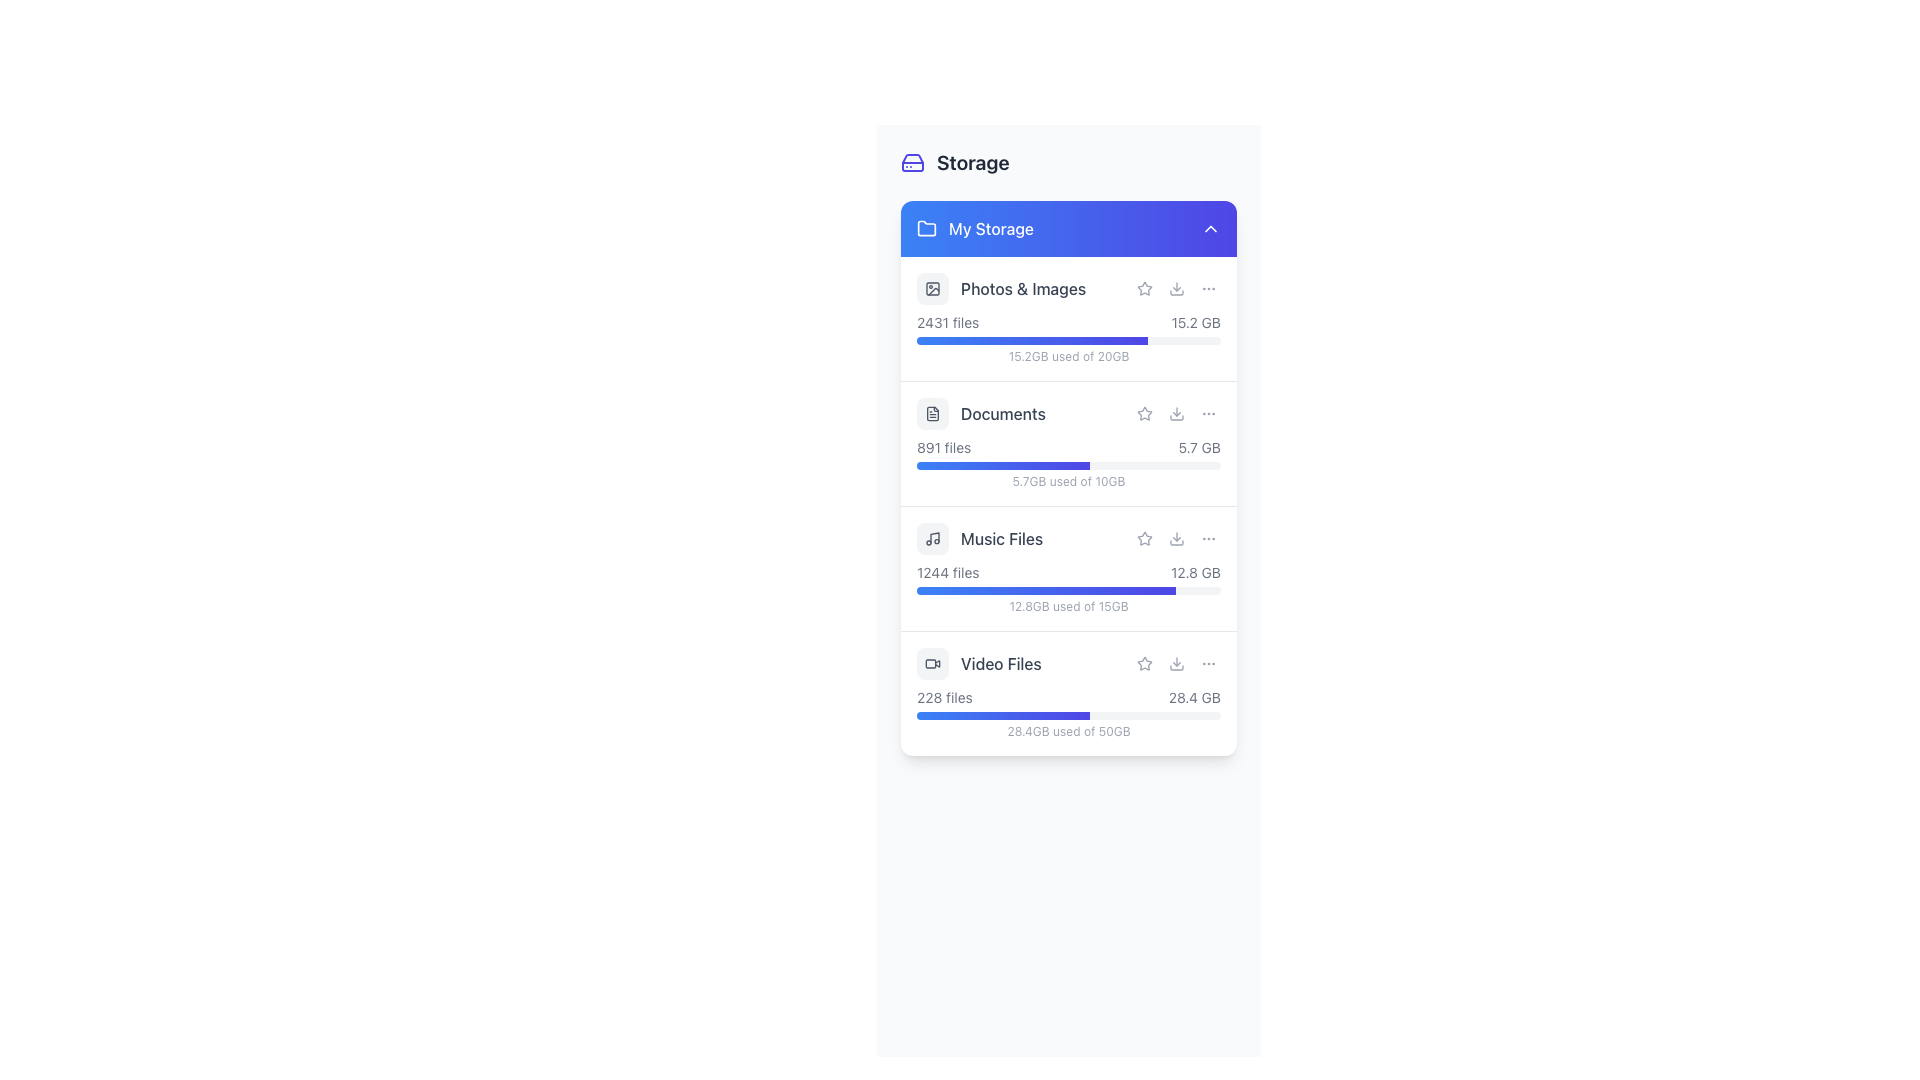 The image size is (1920, 1080). Describe the element at coordinates (943, 697) in the screenshot. I see `the static text label that indicates the number of files present, which is located to the left of the '28.4 GB' text` at that location.